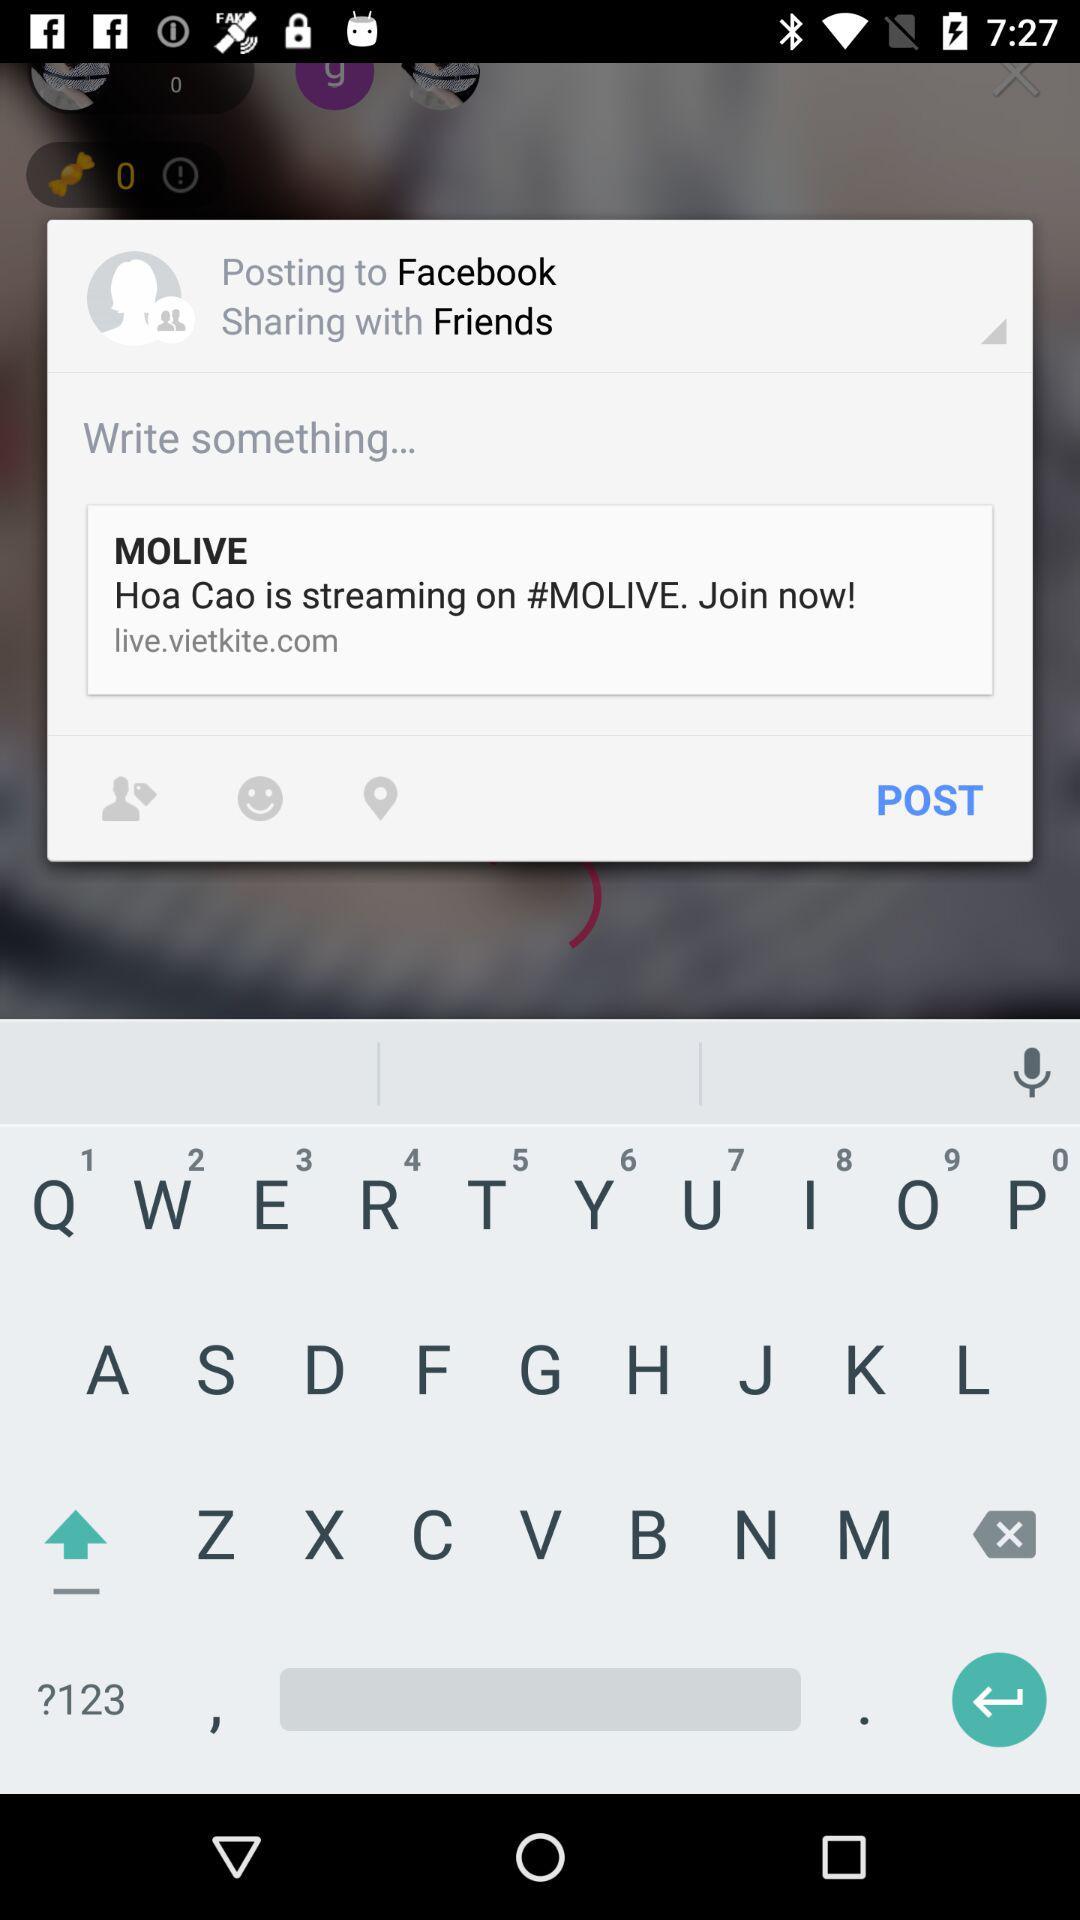 The height and width of the screenshot is (1920, 1080). I want to click on the close icon, so click(1015, 72).